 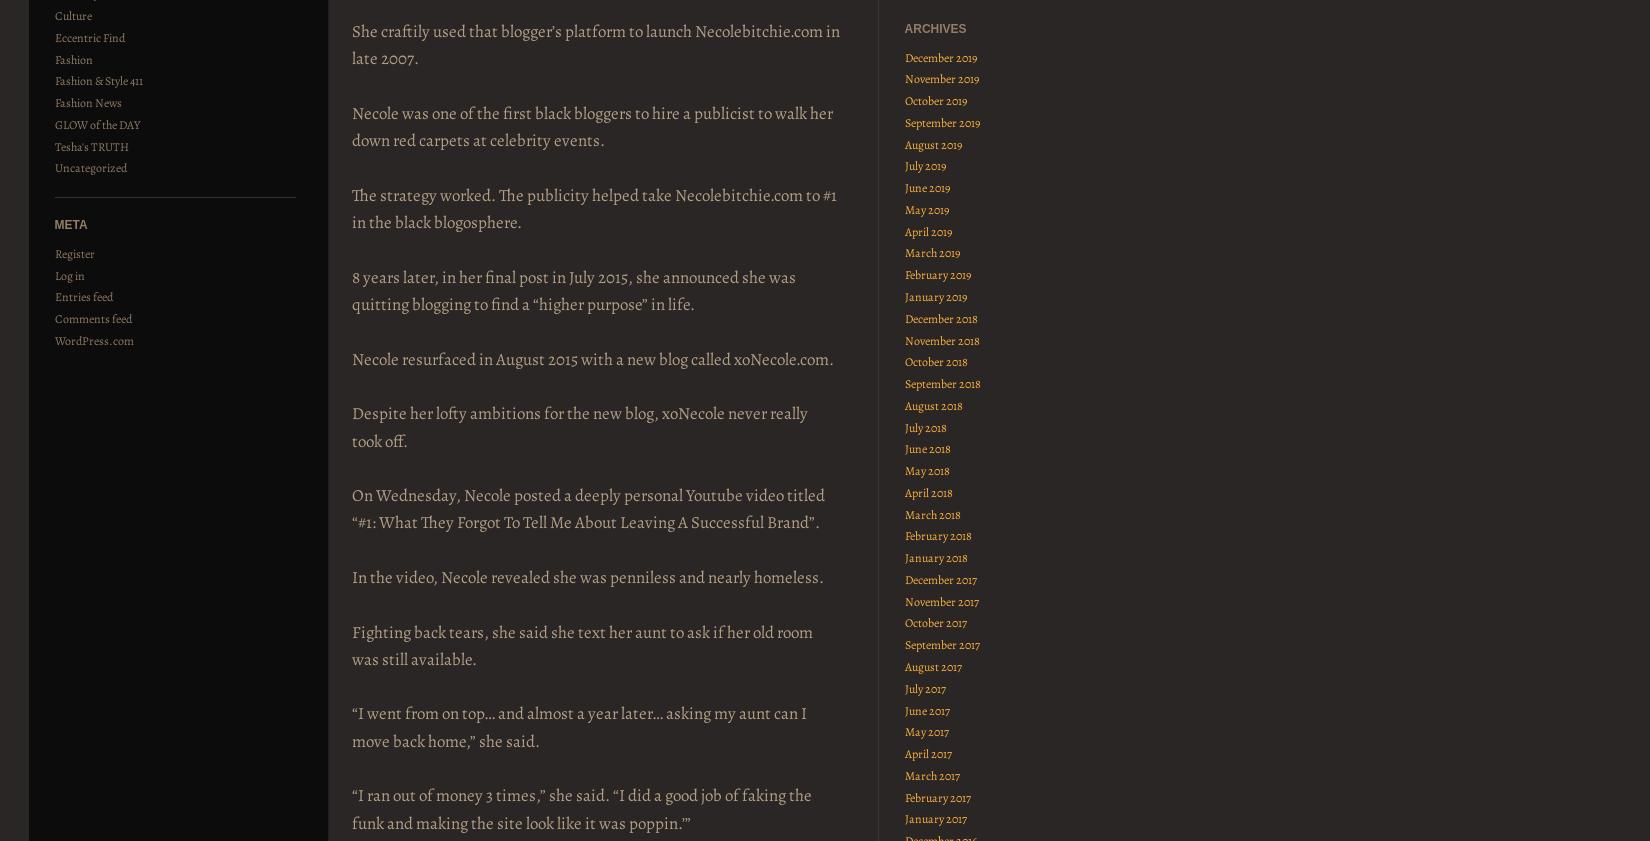 I want to click on 'December 2019', so click(x=904, y=56).